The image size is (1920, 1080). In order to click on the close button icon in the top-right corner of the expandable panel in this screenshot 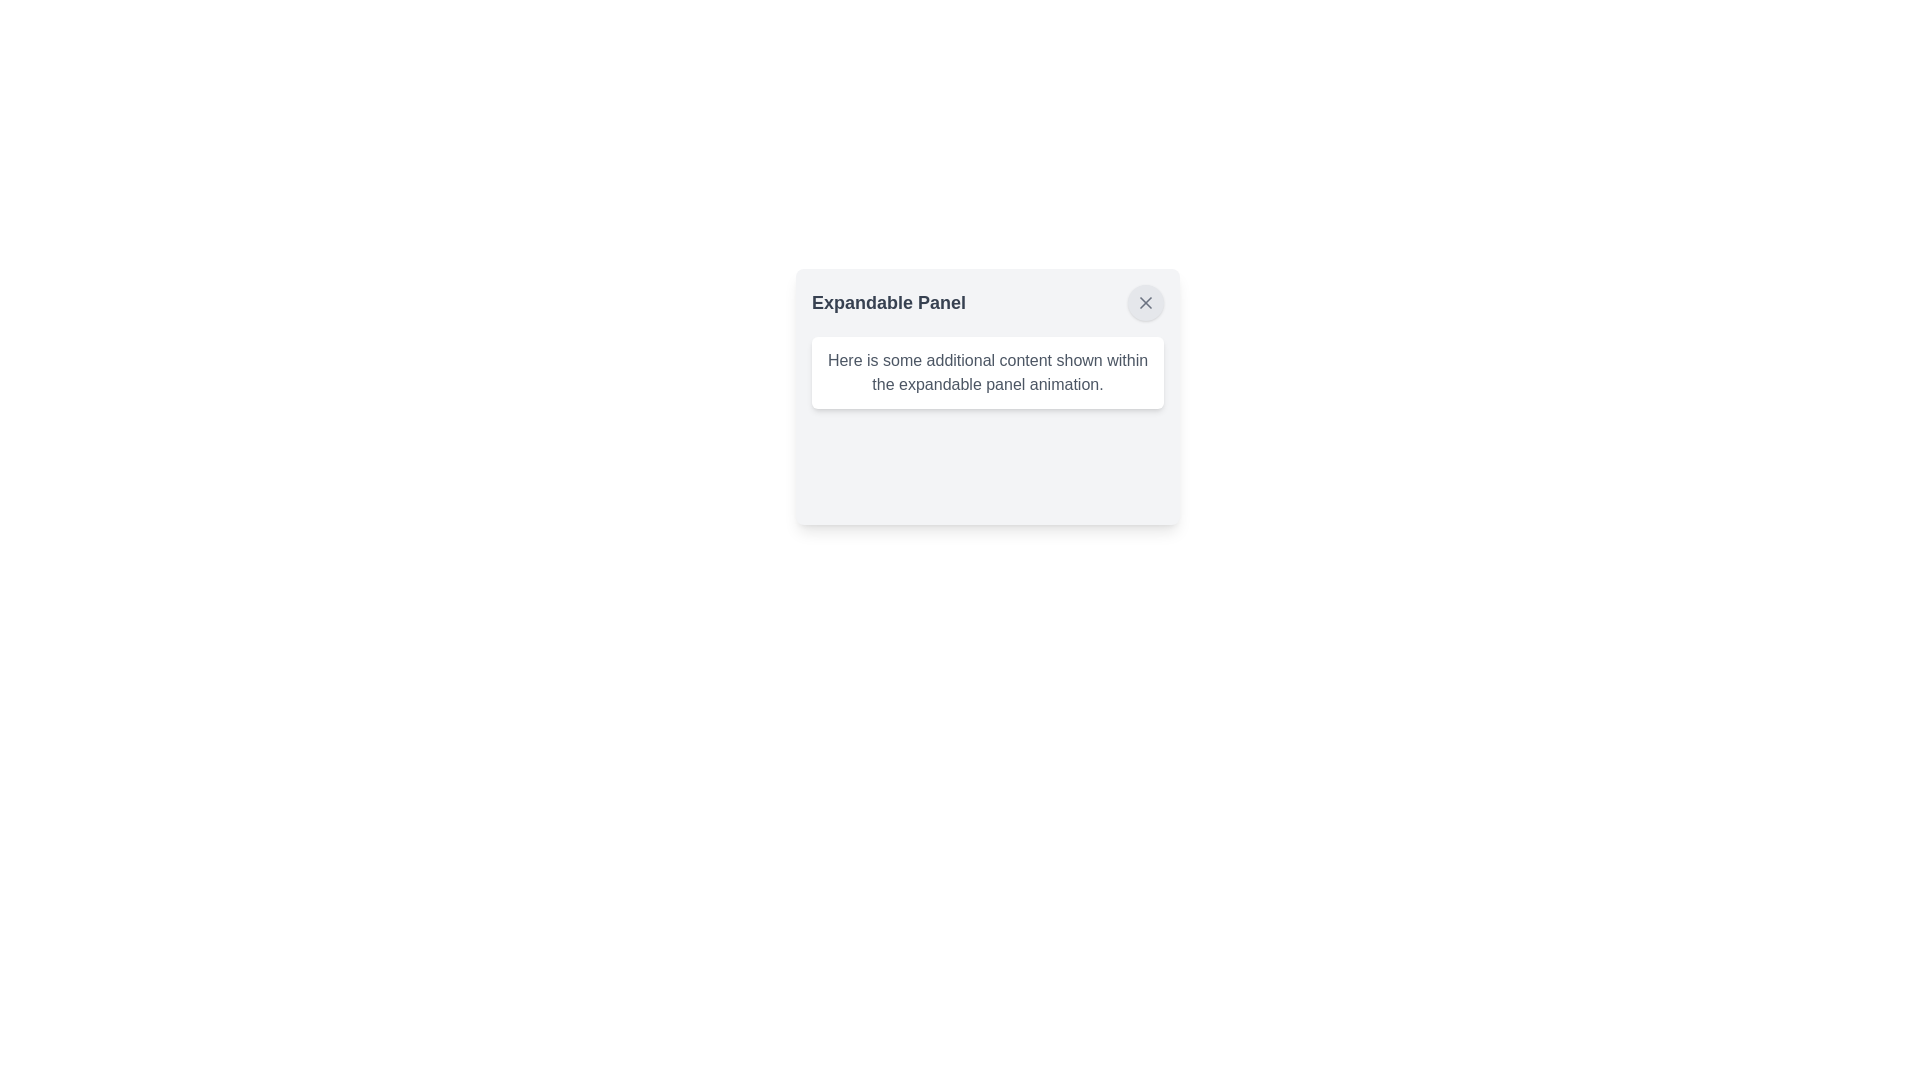, I will do `click(1146, 303)`.